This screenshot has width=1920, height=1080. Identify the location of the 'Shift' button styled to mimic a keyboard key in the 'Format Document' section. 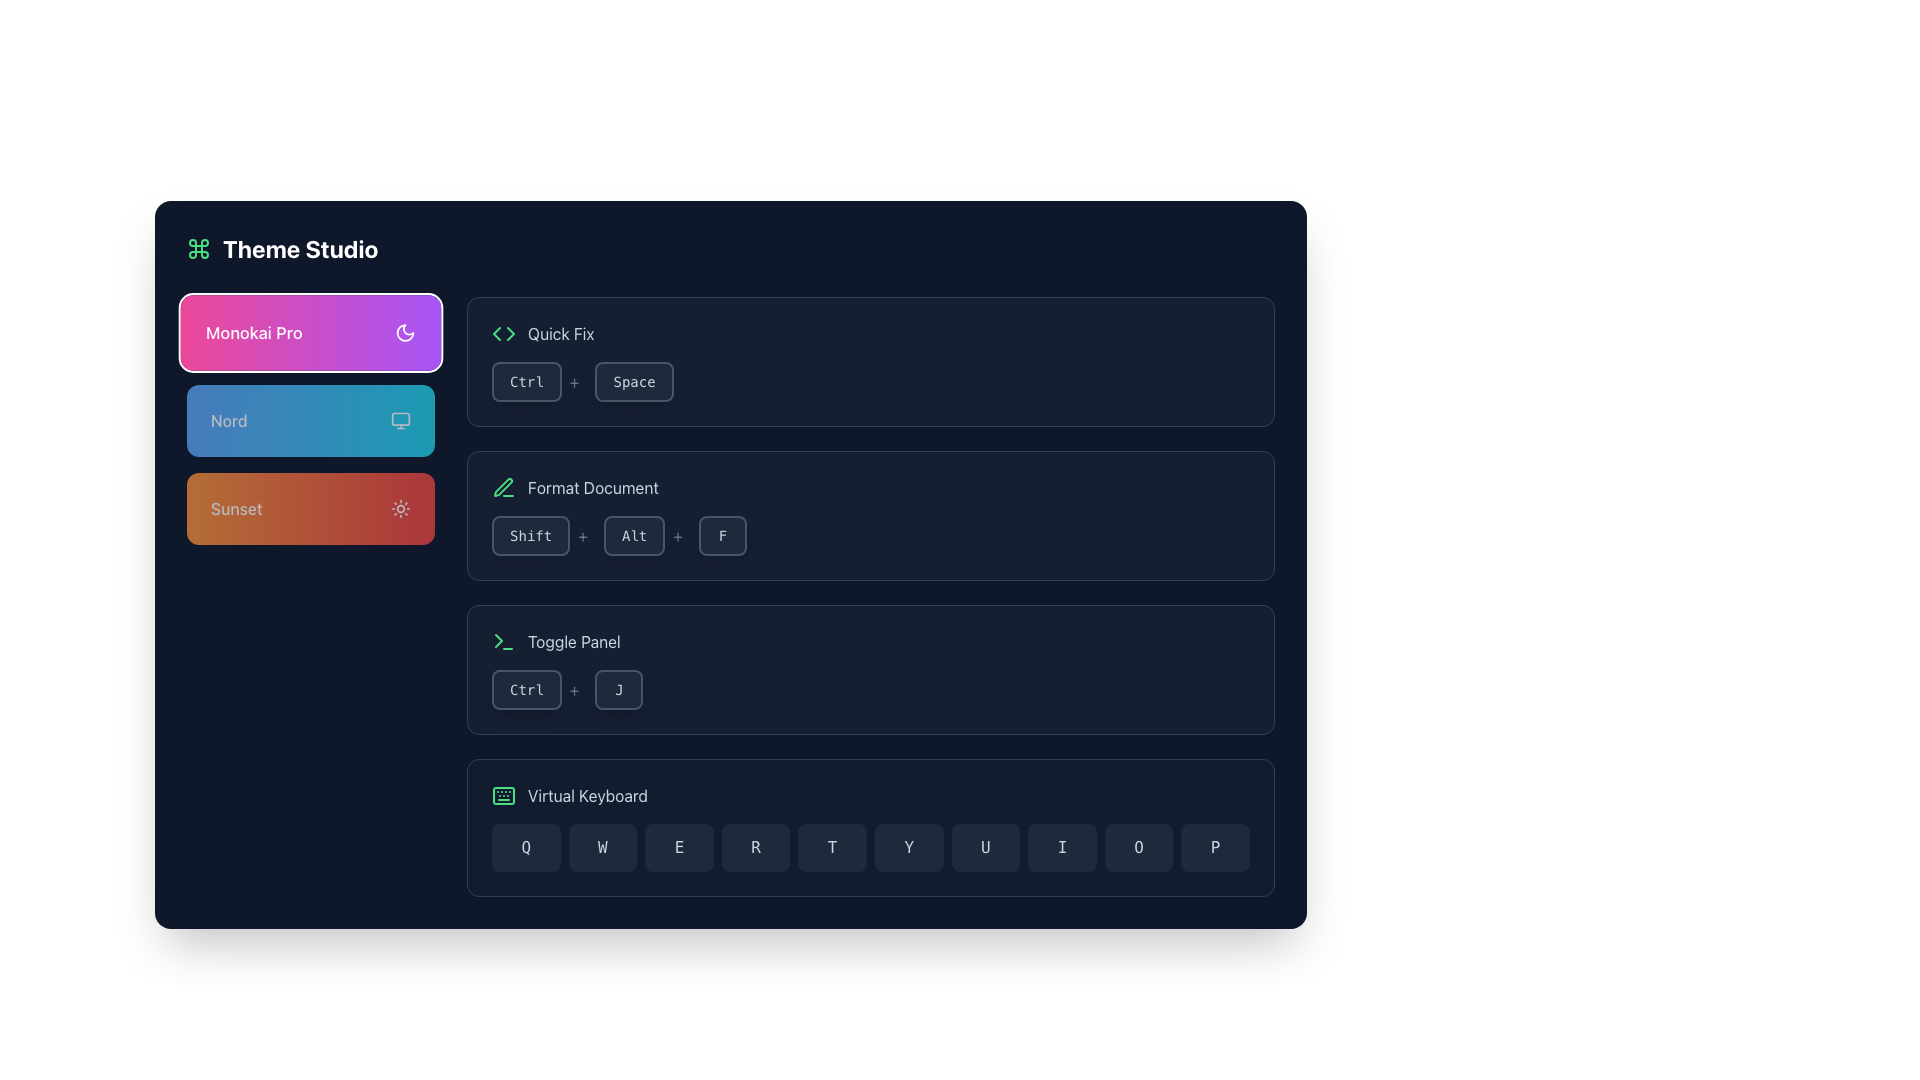
(543, 535).